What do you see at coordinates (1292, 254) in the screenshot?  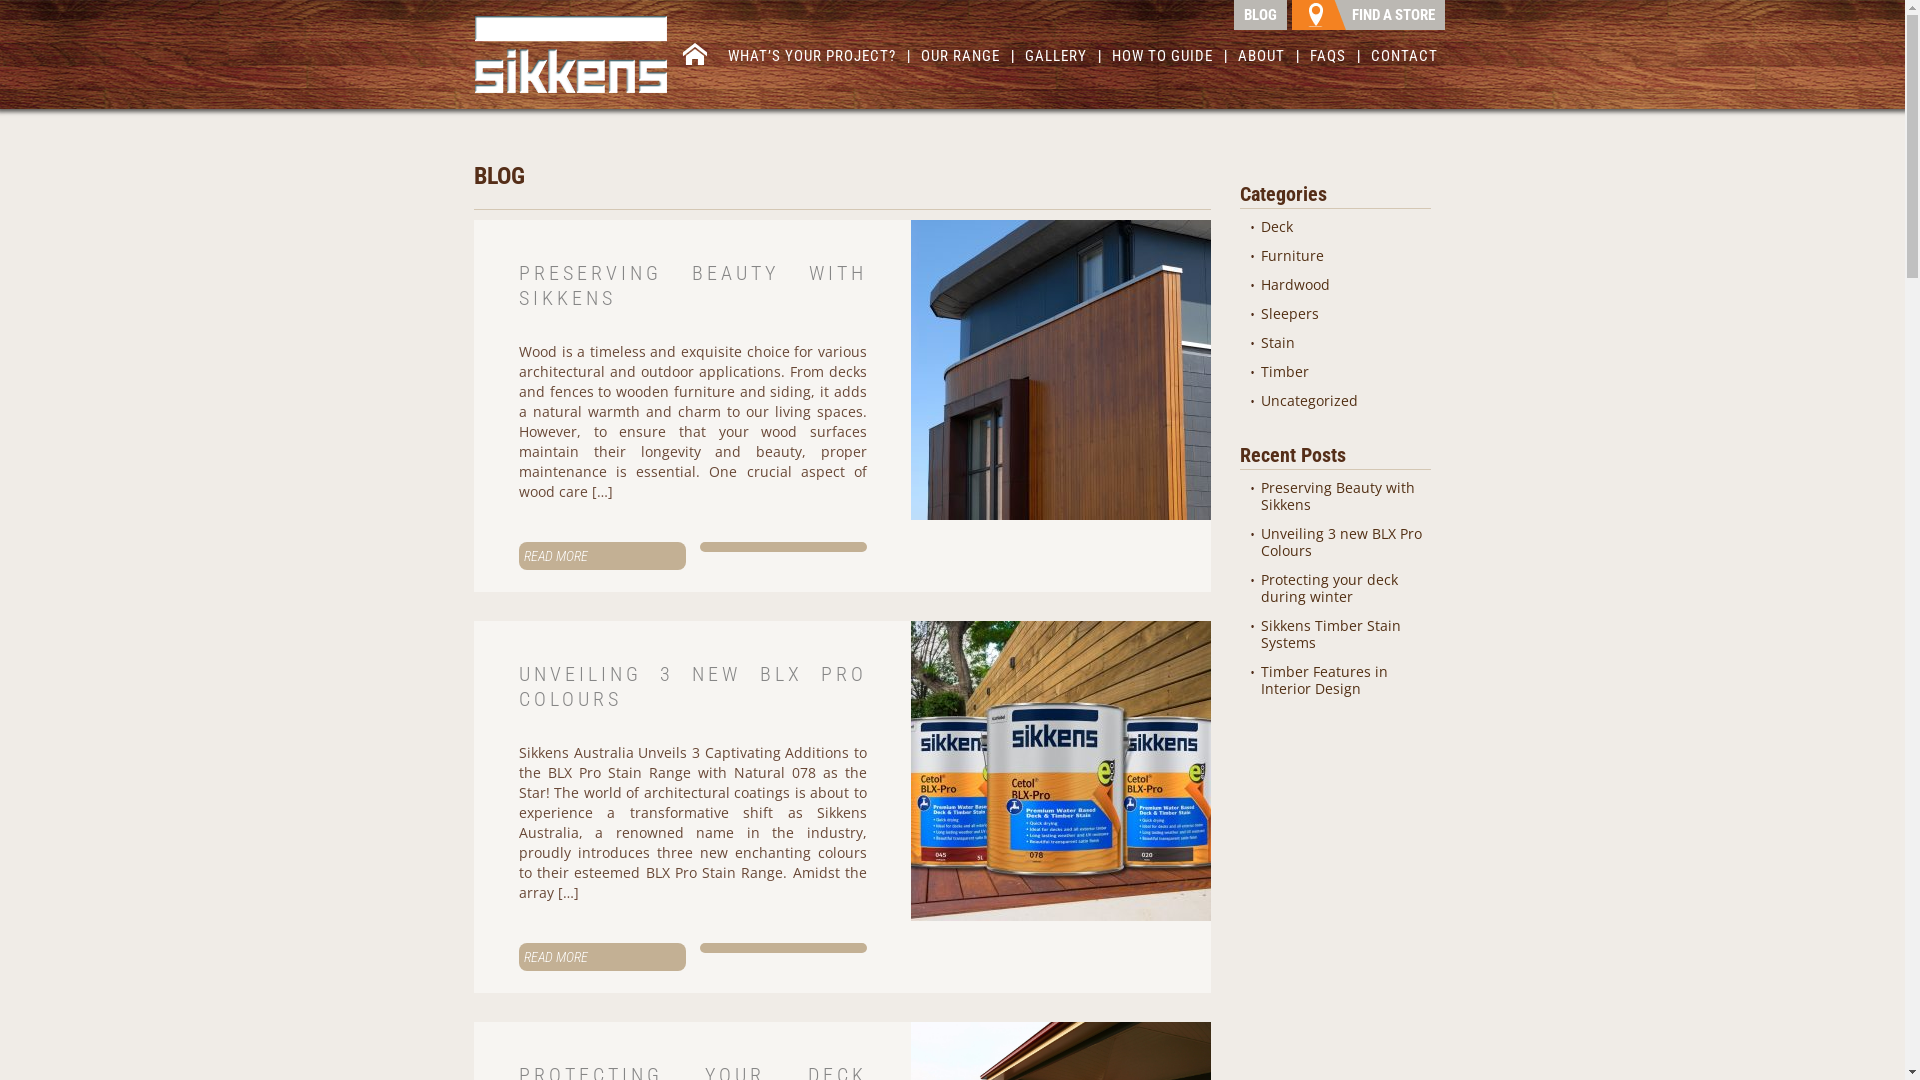 I see `'Furniture'` at bounding box center [1292, 254].